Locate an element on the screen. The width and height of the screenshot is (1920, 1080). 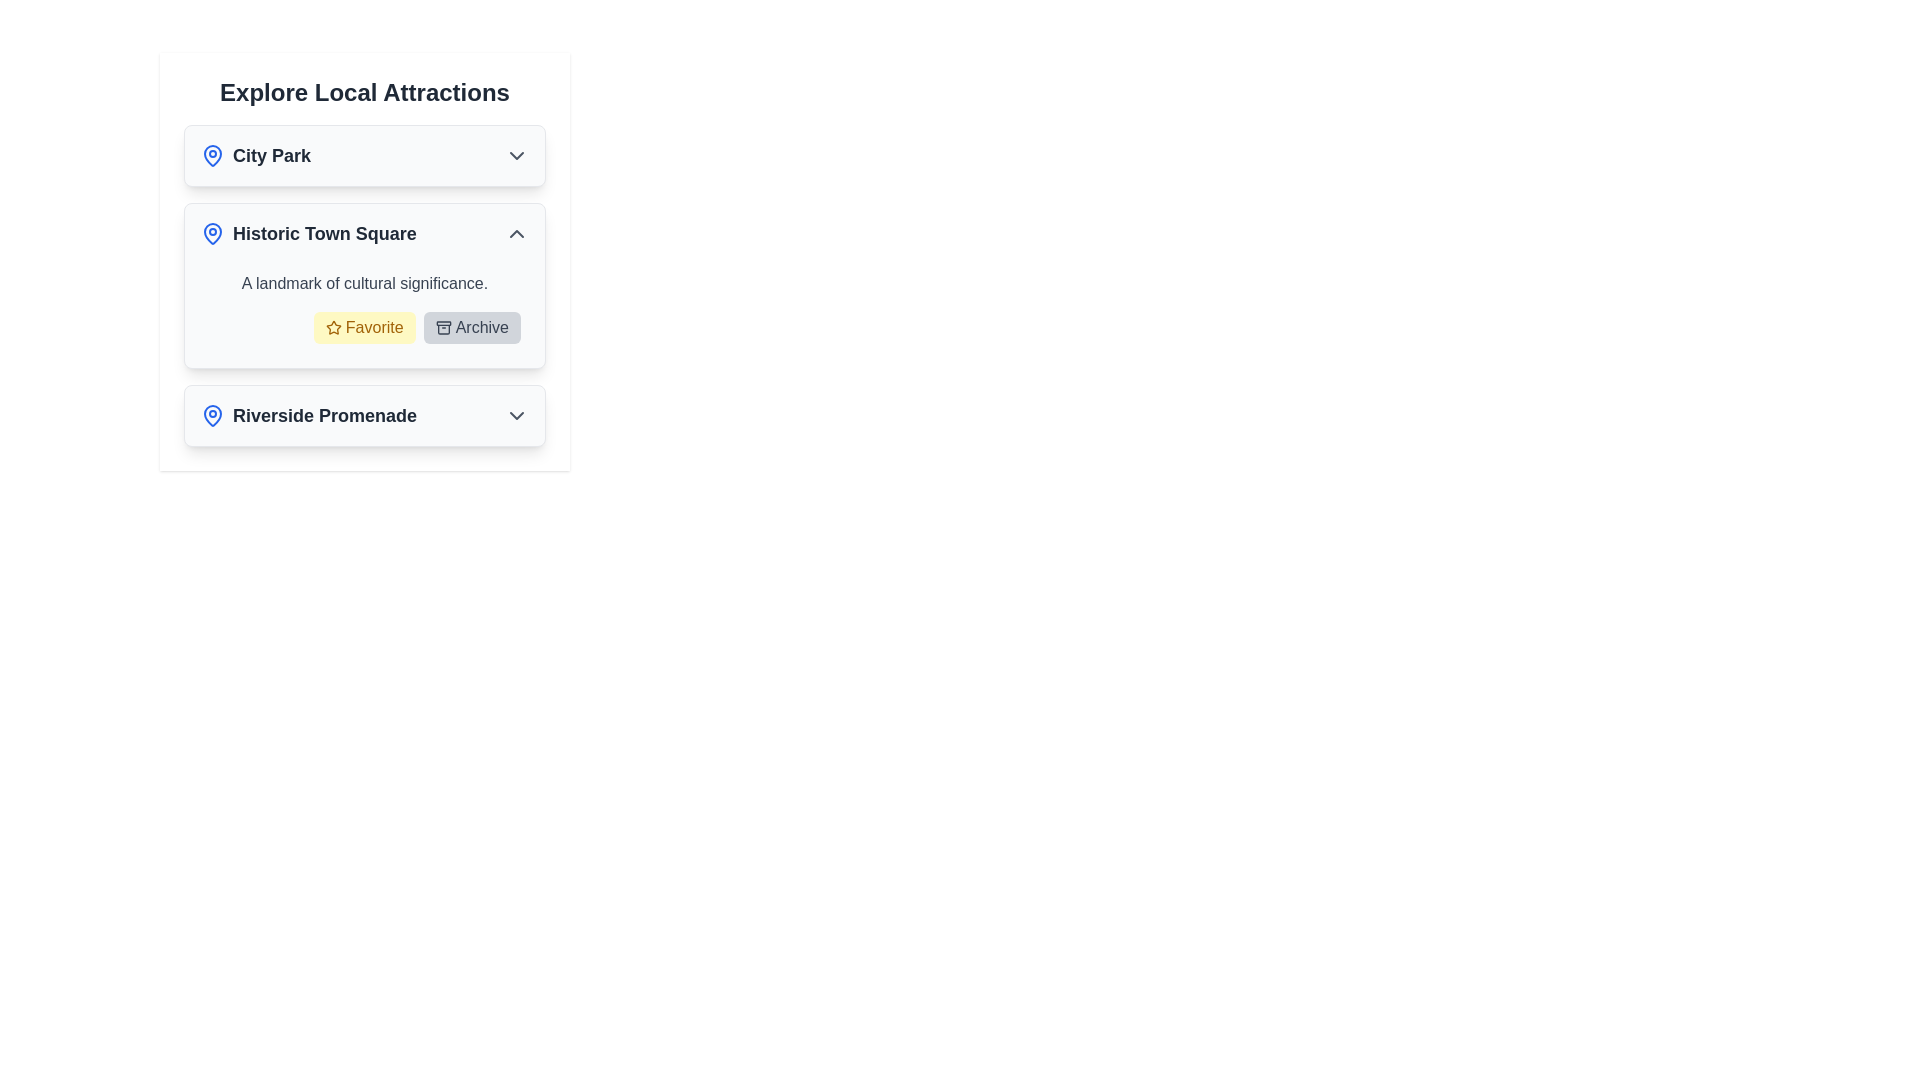
the Chevron Icon located on the rightmost side of the 'Riverside Promenade' clickable item is located at coordinates (517, 415).